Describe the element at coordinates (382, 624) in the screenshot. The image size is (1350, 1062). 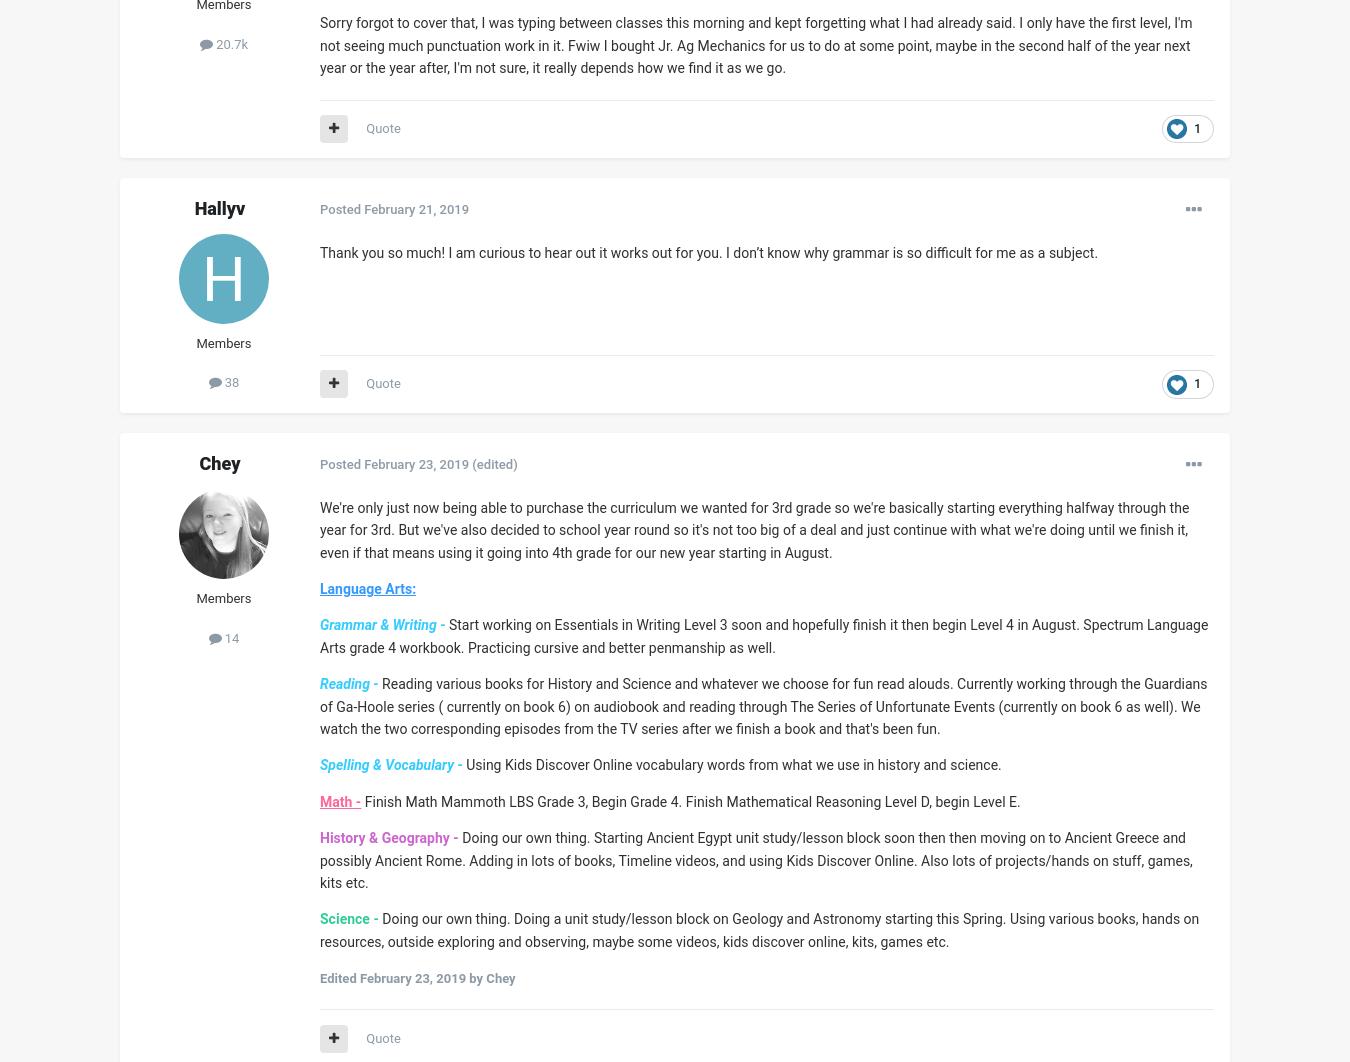
I see `'Grammar & Writing -'` at that location.